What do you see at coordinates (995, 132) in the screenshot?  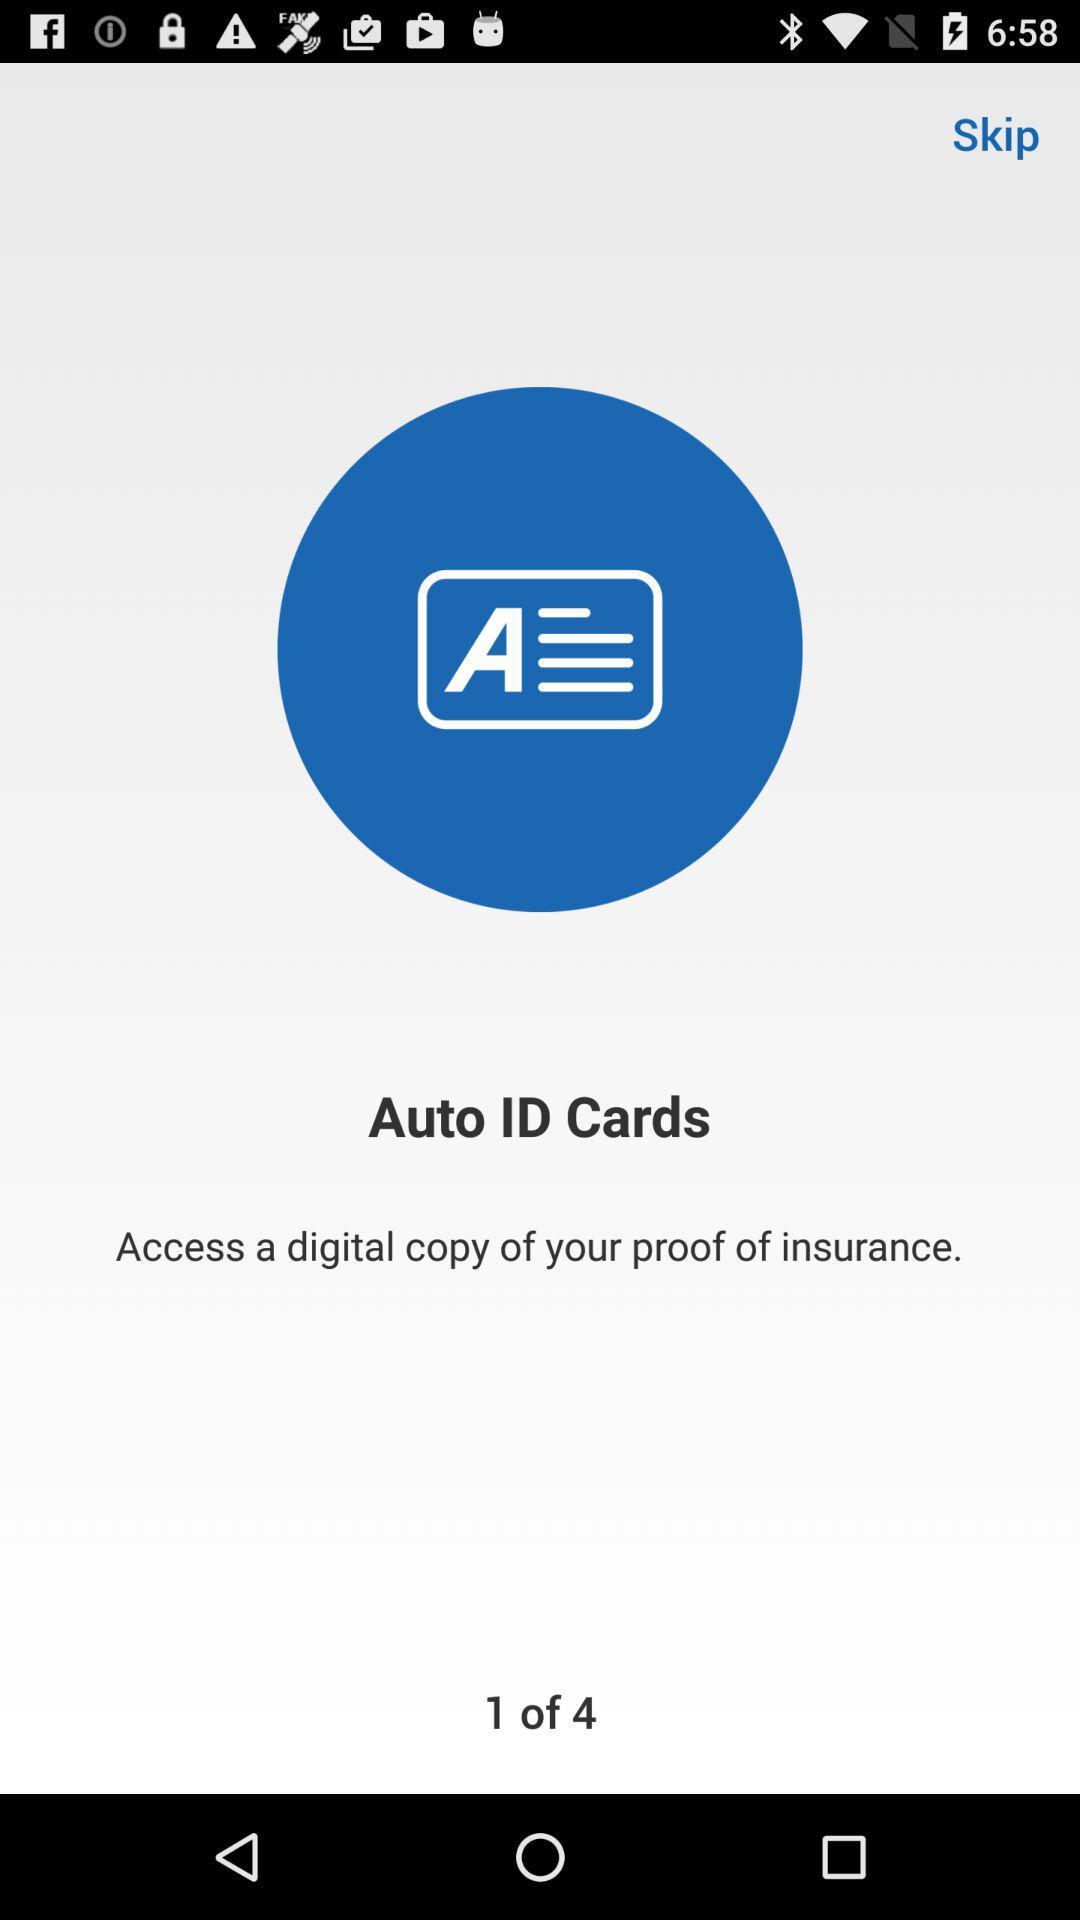 I see `skip icon` at bounding box center [995, 132].